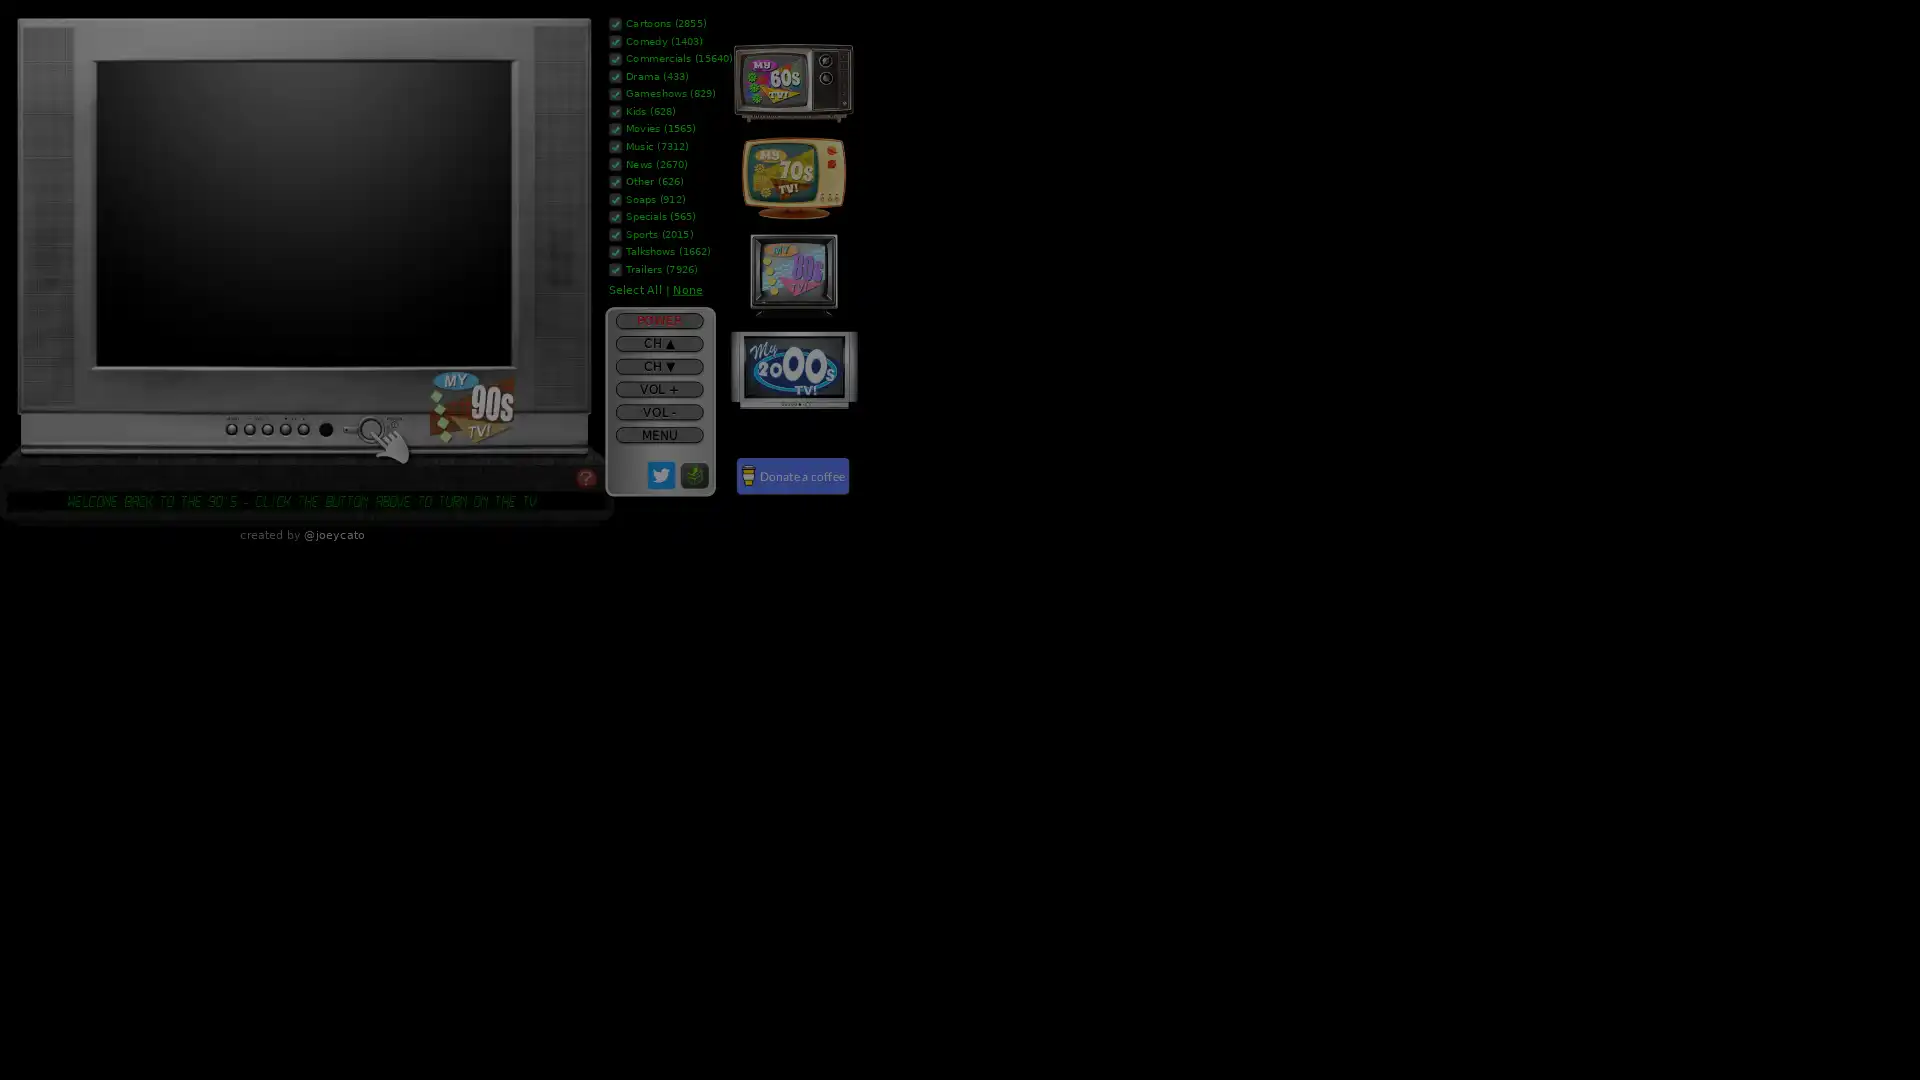  I want to click on CH, so click(658, 342).